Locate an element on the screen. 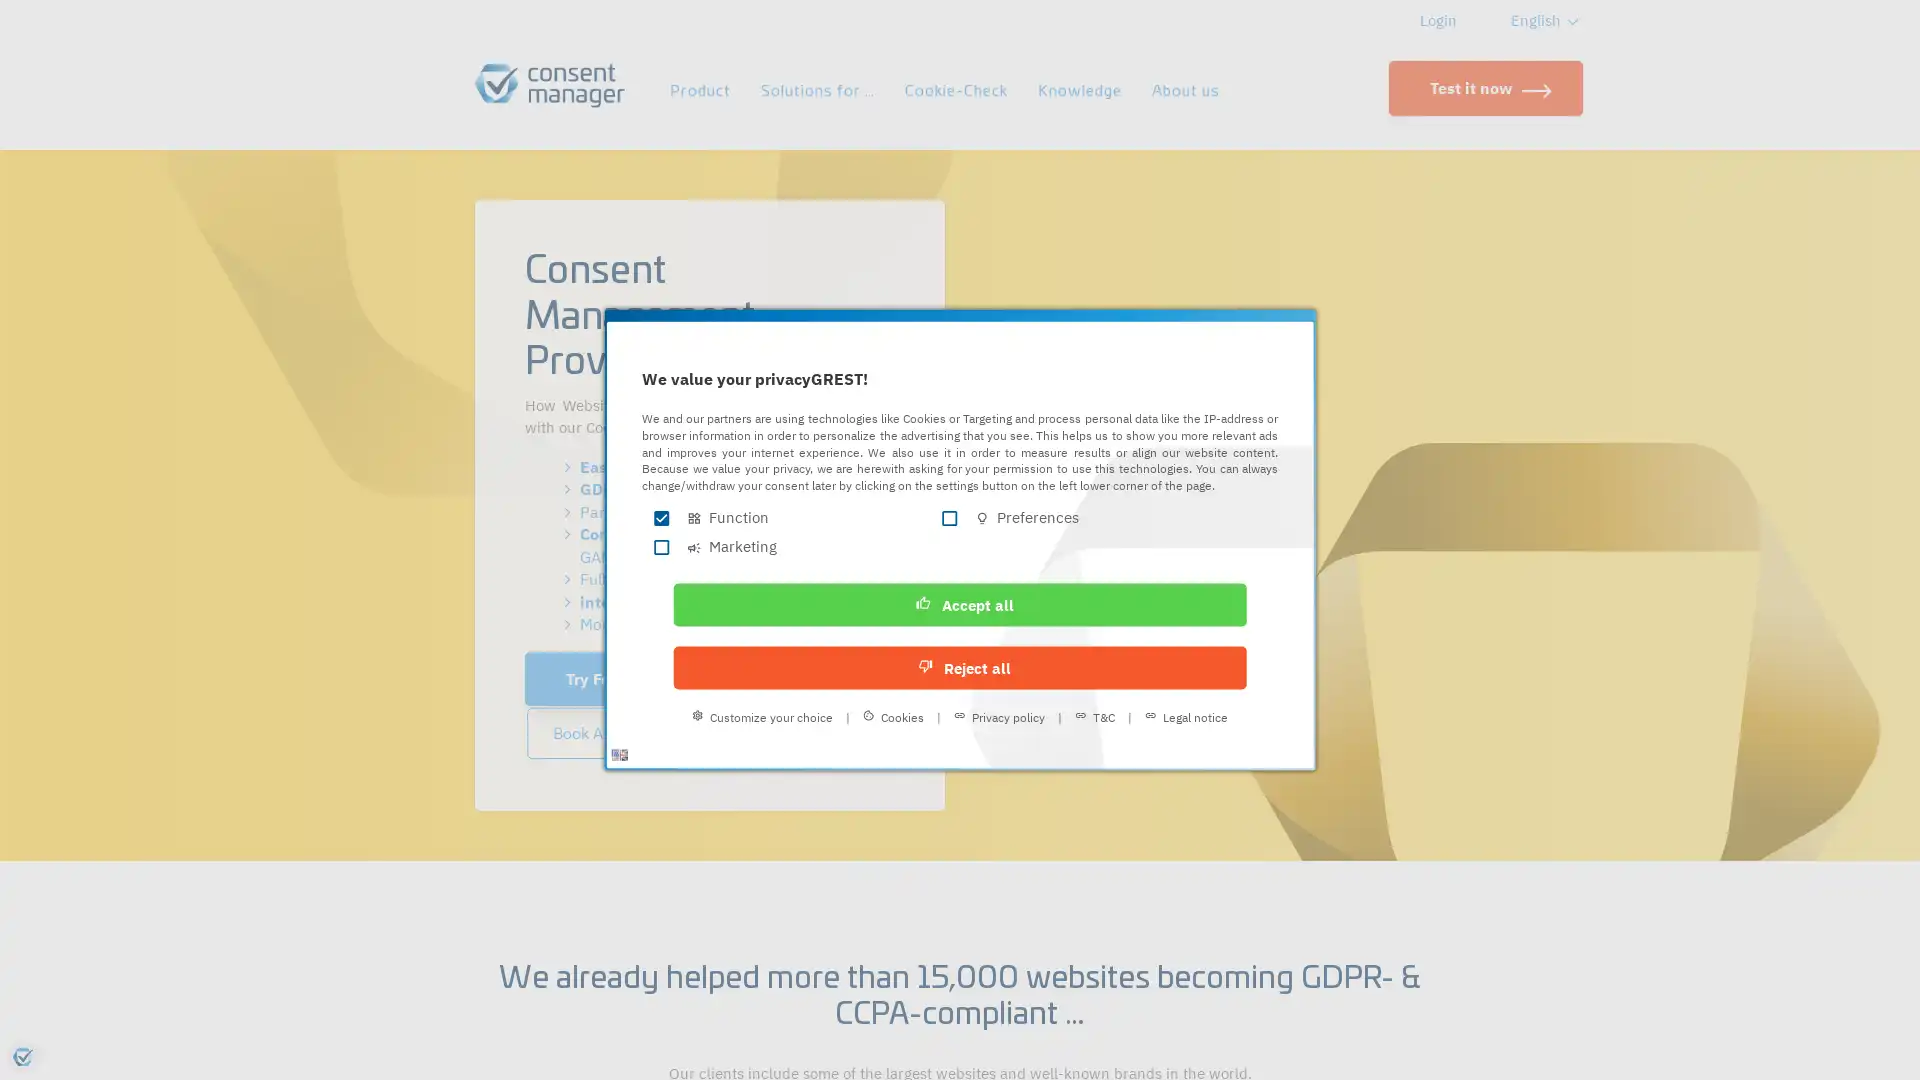 This screenshot has height=1080, width=1920. Language: en is located at coordinates (675, 748).